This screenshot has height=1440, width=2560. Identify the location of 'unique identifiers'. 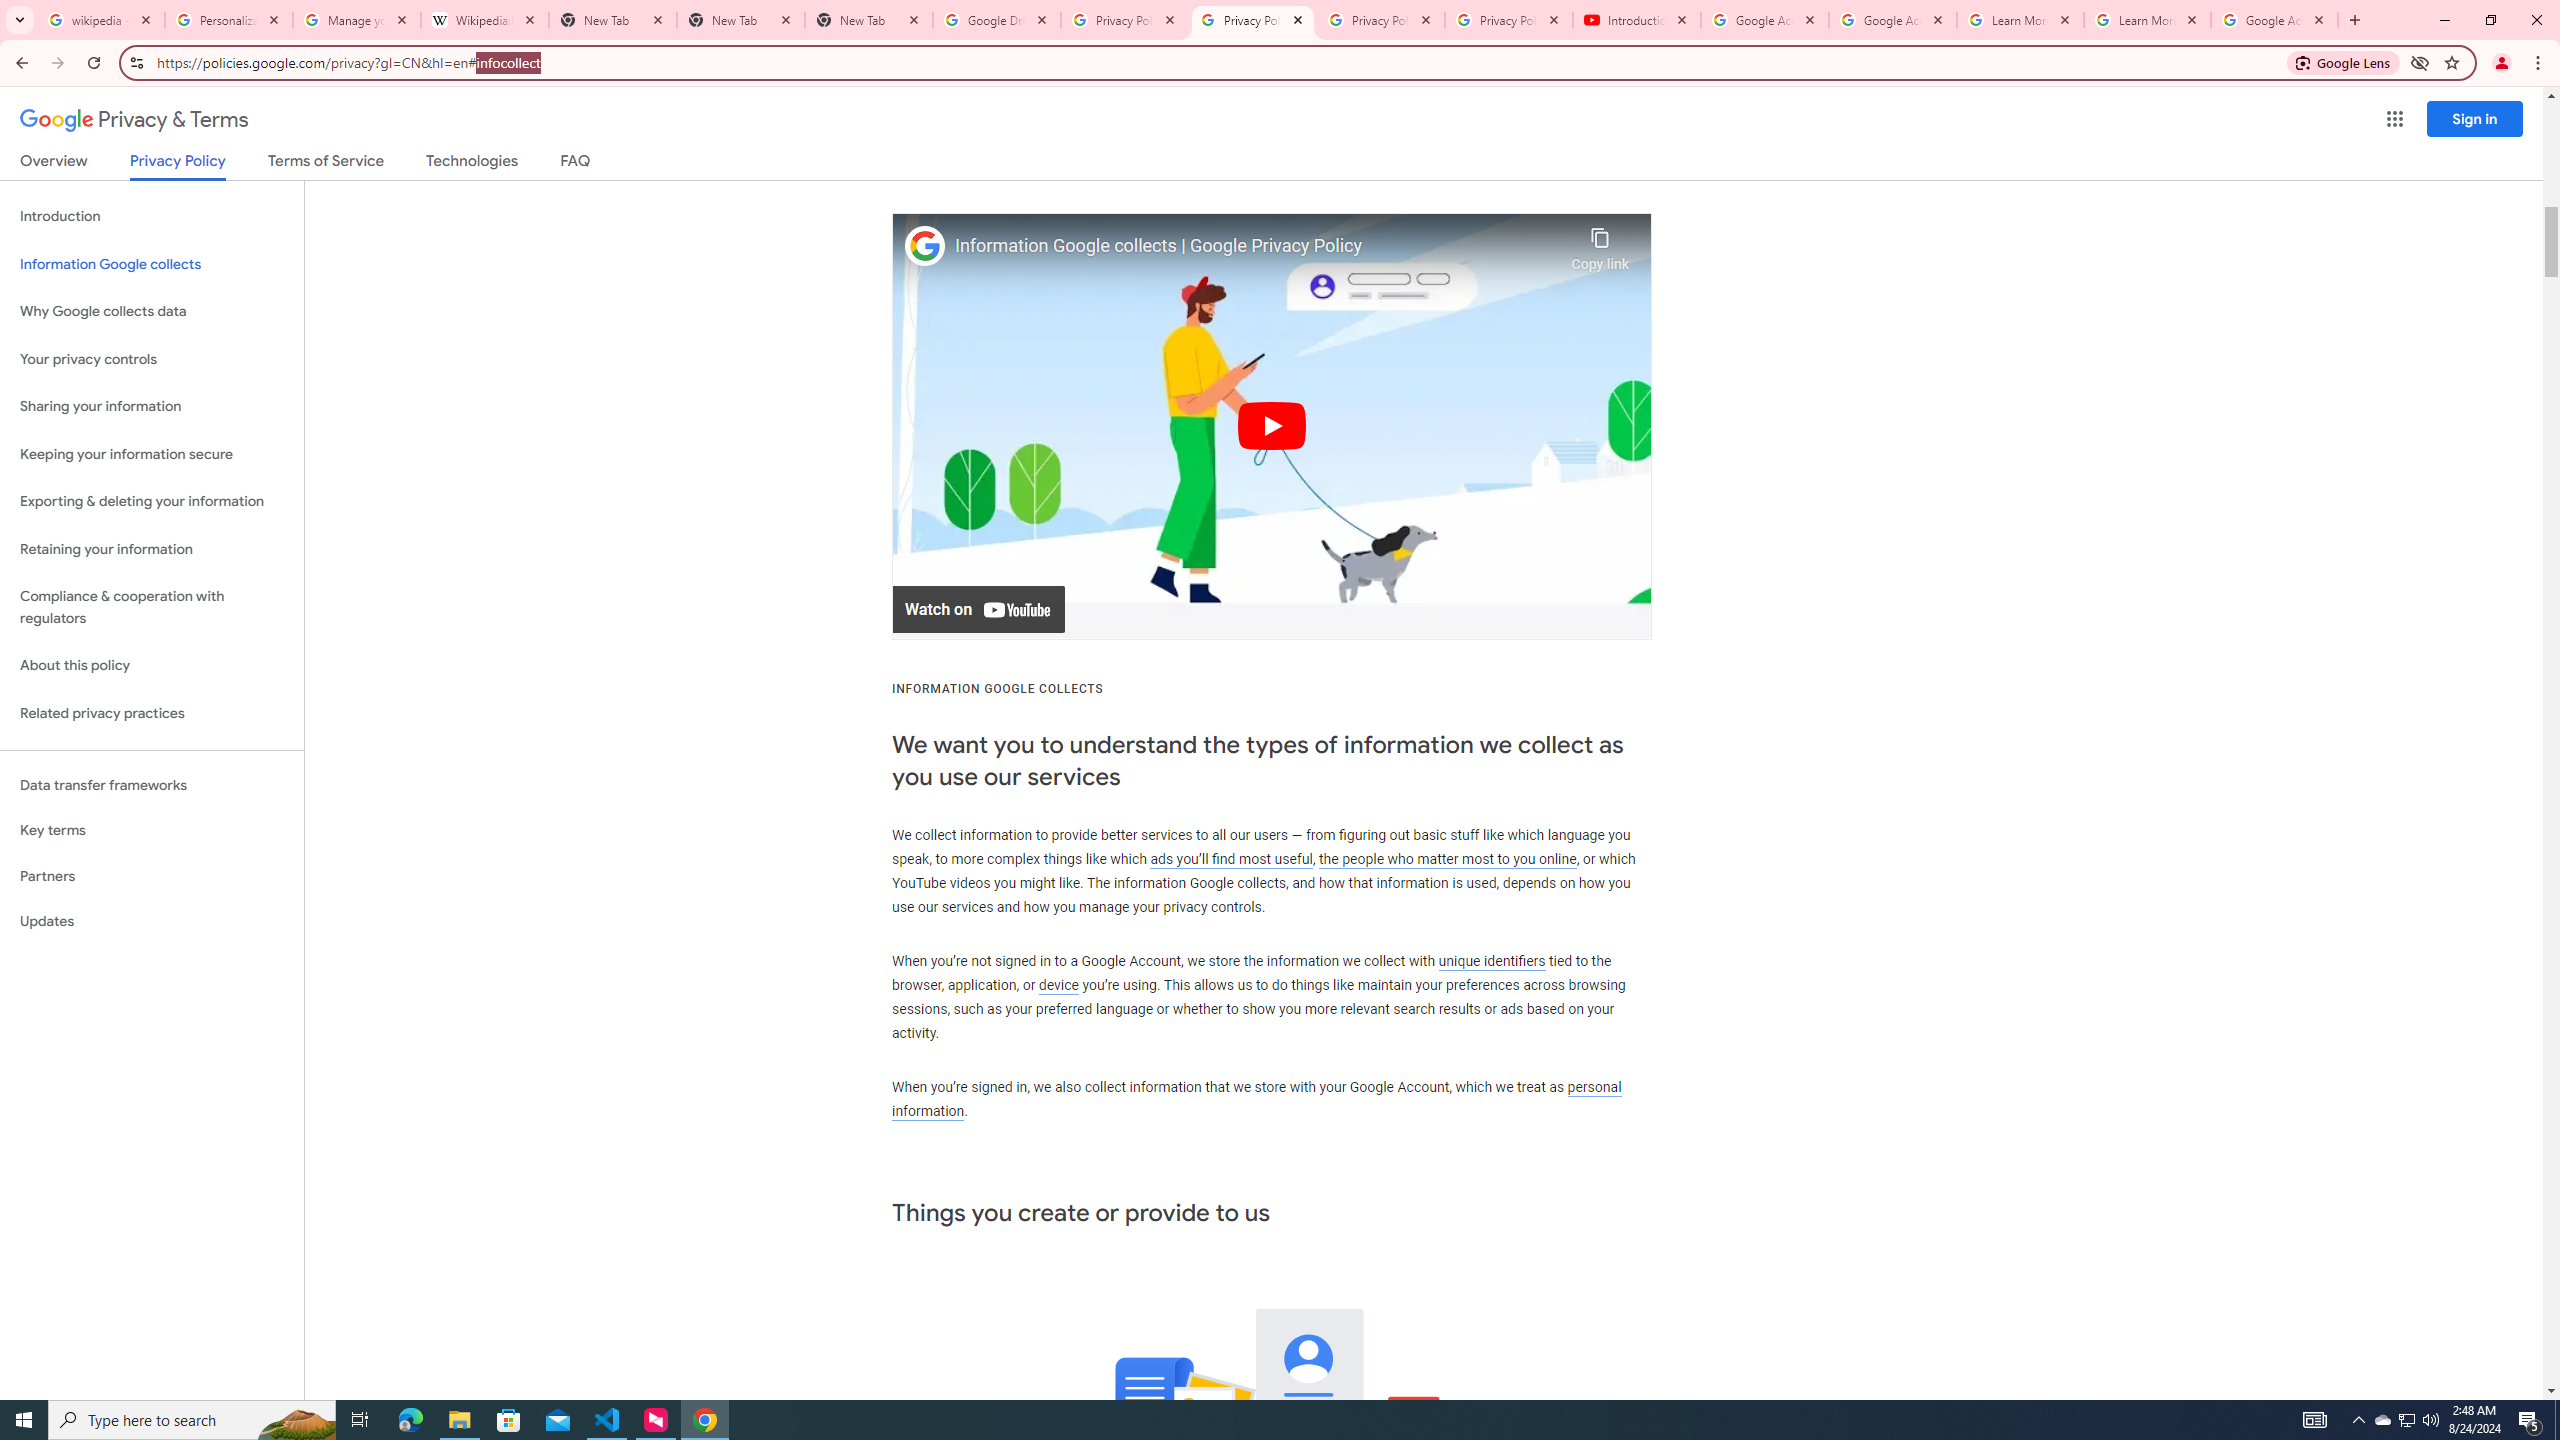
(1491, 961).